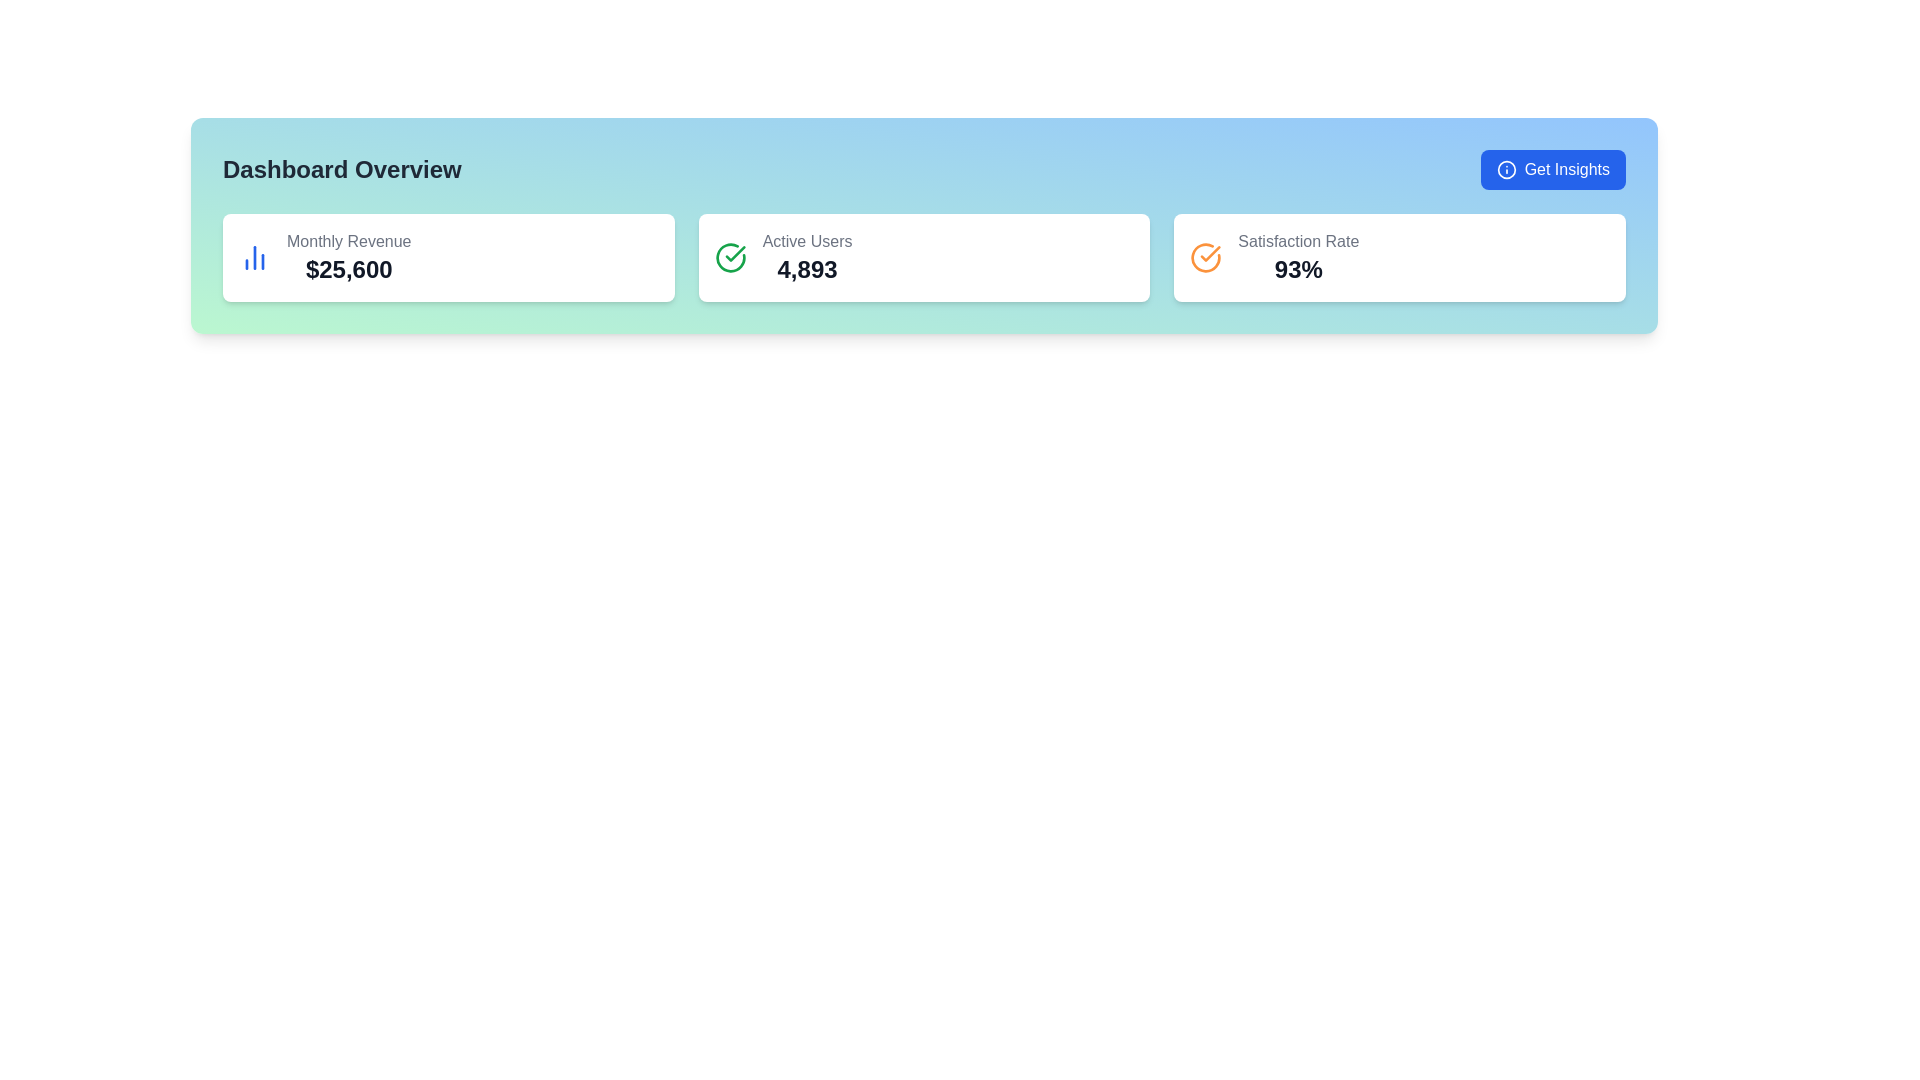  I want to click on the financial metric text display for the monthly revenue value, located beneath the heading 'Monthly Revenue' in the leftmost card, so click(349, 270).